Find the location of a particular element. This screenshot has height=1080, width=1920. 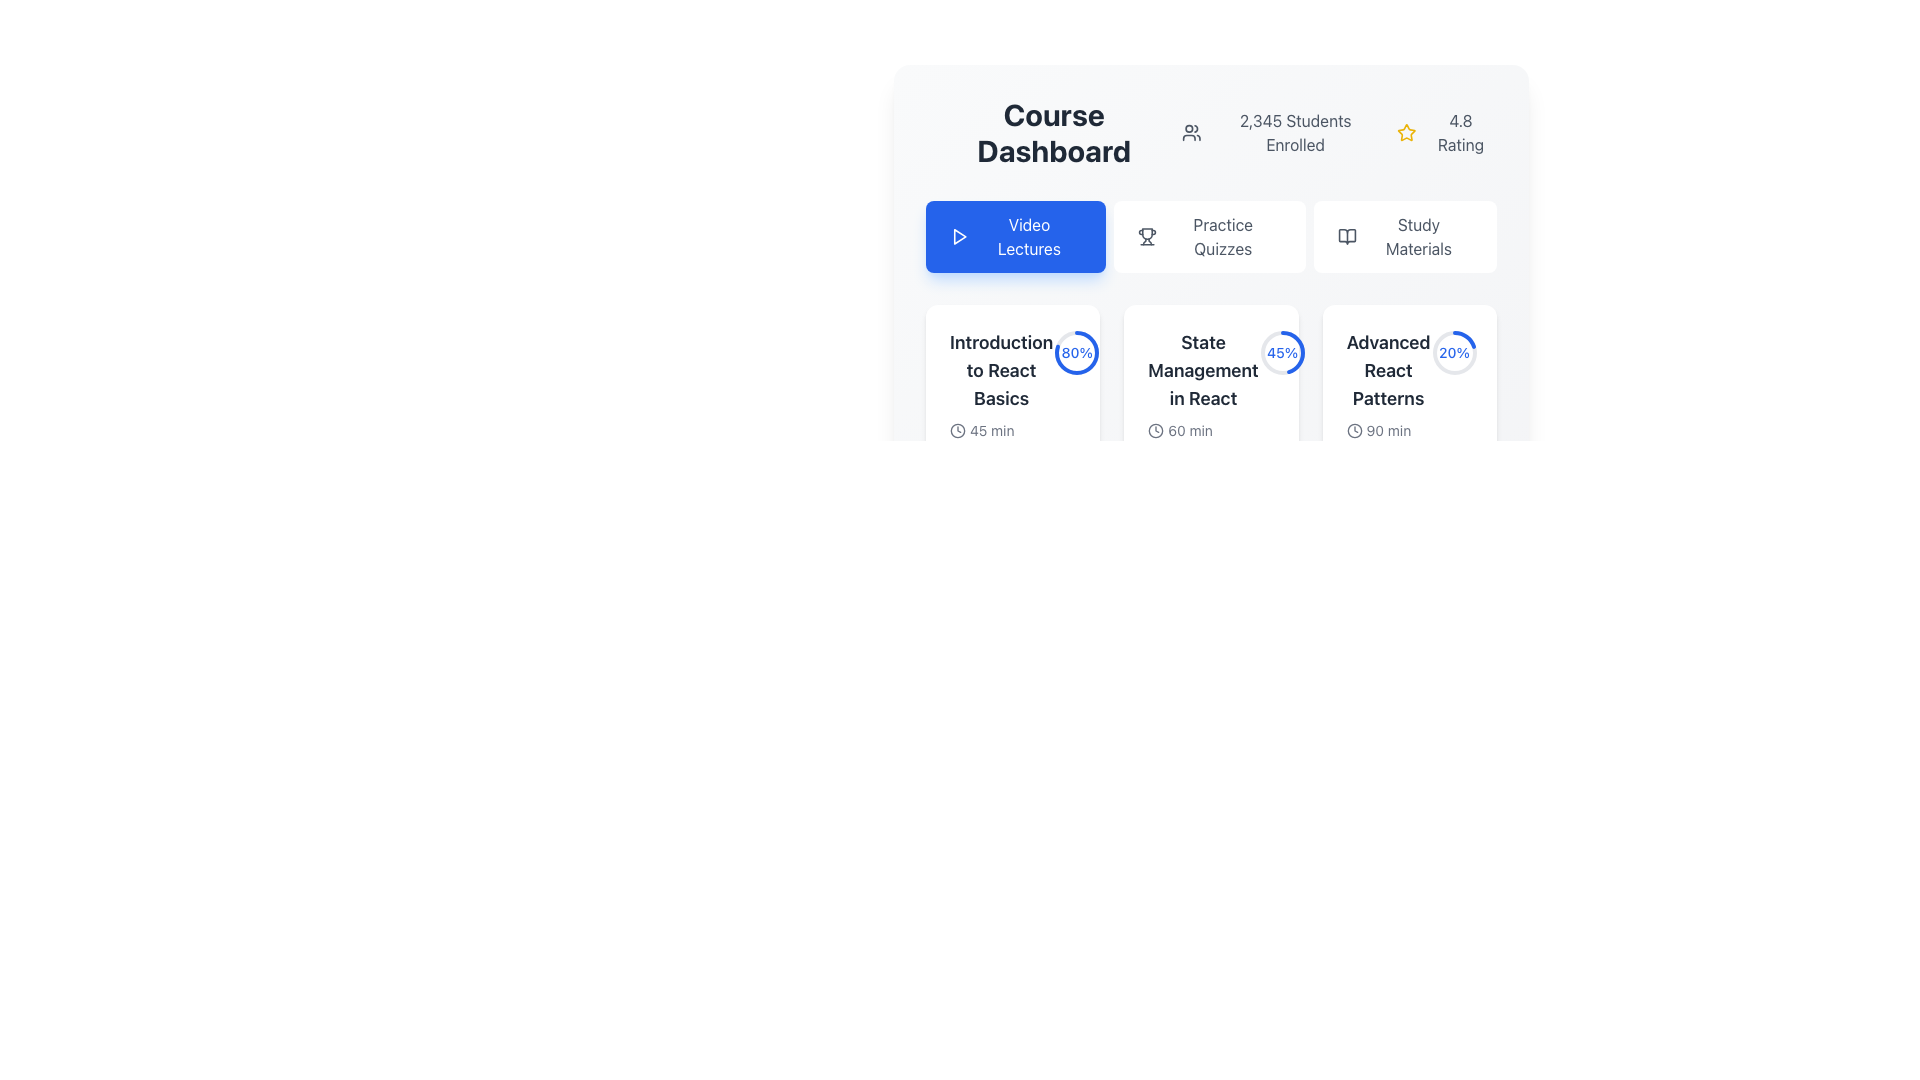

the star icon with a yellow outline and hollow center, located next to the '4.8 Rating' text is located at coordinates (1405, 132).